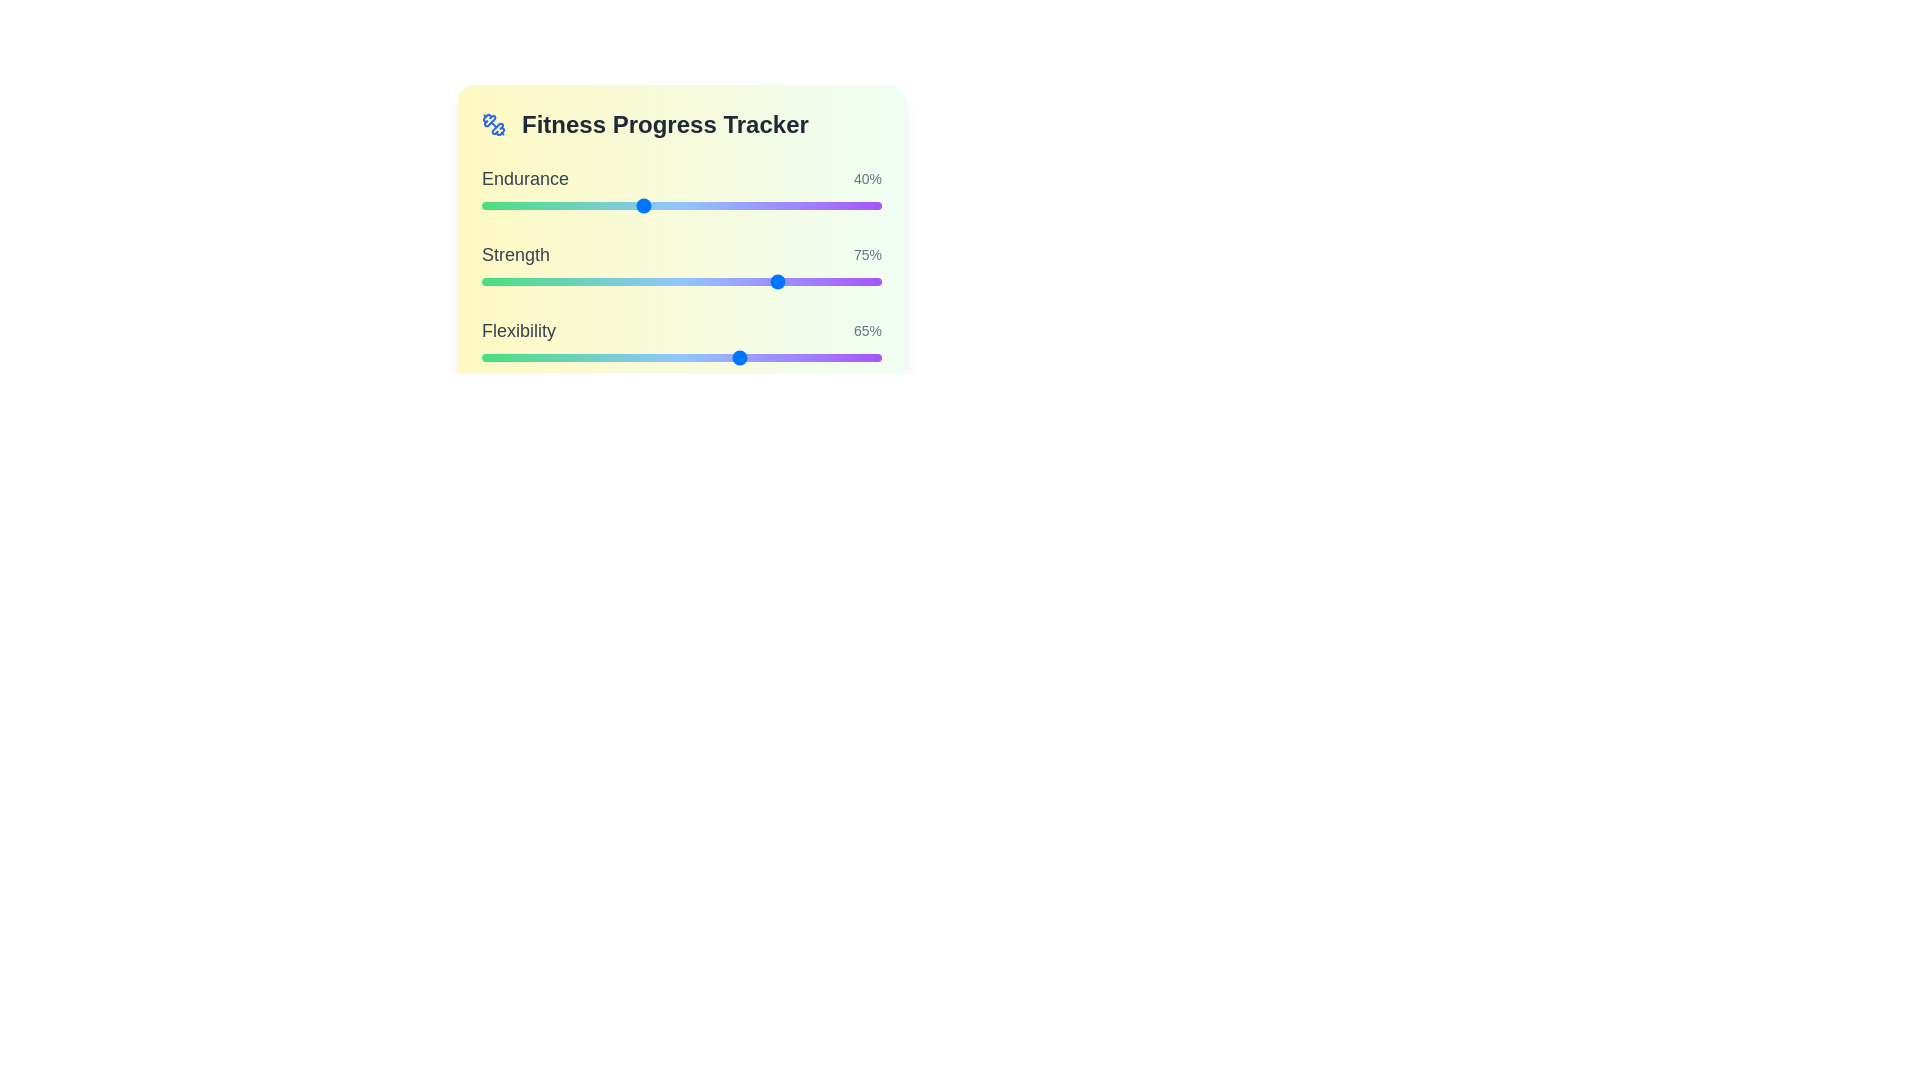 Image resolution: width=1920 pixels, height=1080 pixels. Describe the element at coordinates (858, 205) in the screenshot. I see `endurance` at that location.